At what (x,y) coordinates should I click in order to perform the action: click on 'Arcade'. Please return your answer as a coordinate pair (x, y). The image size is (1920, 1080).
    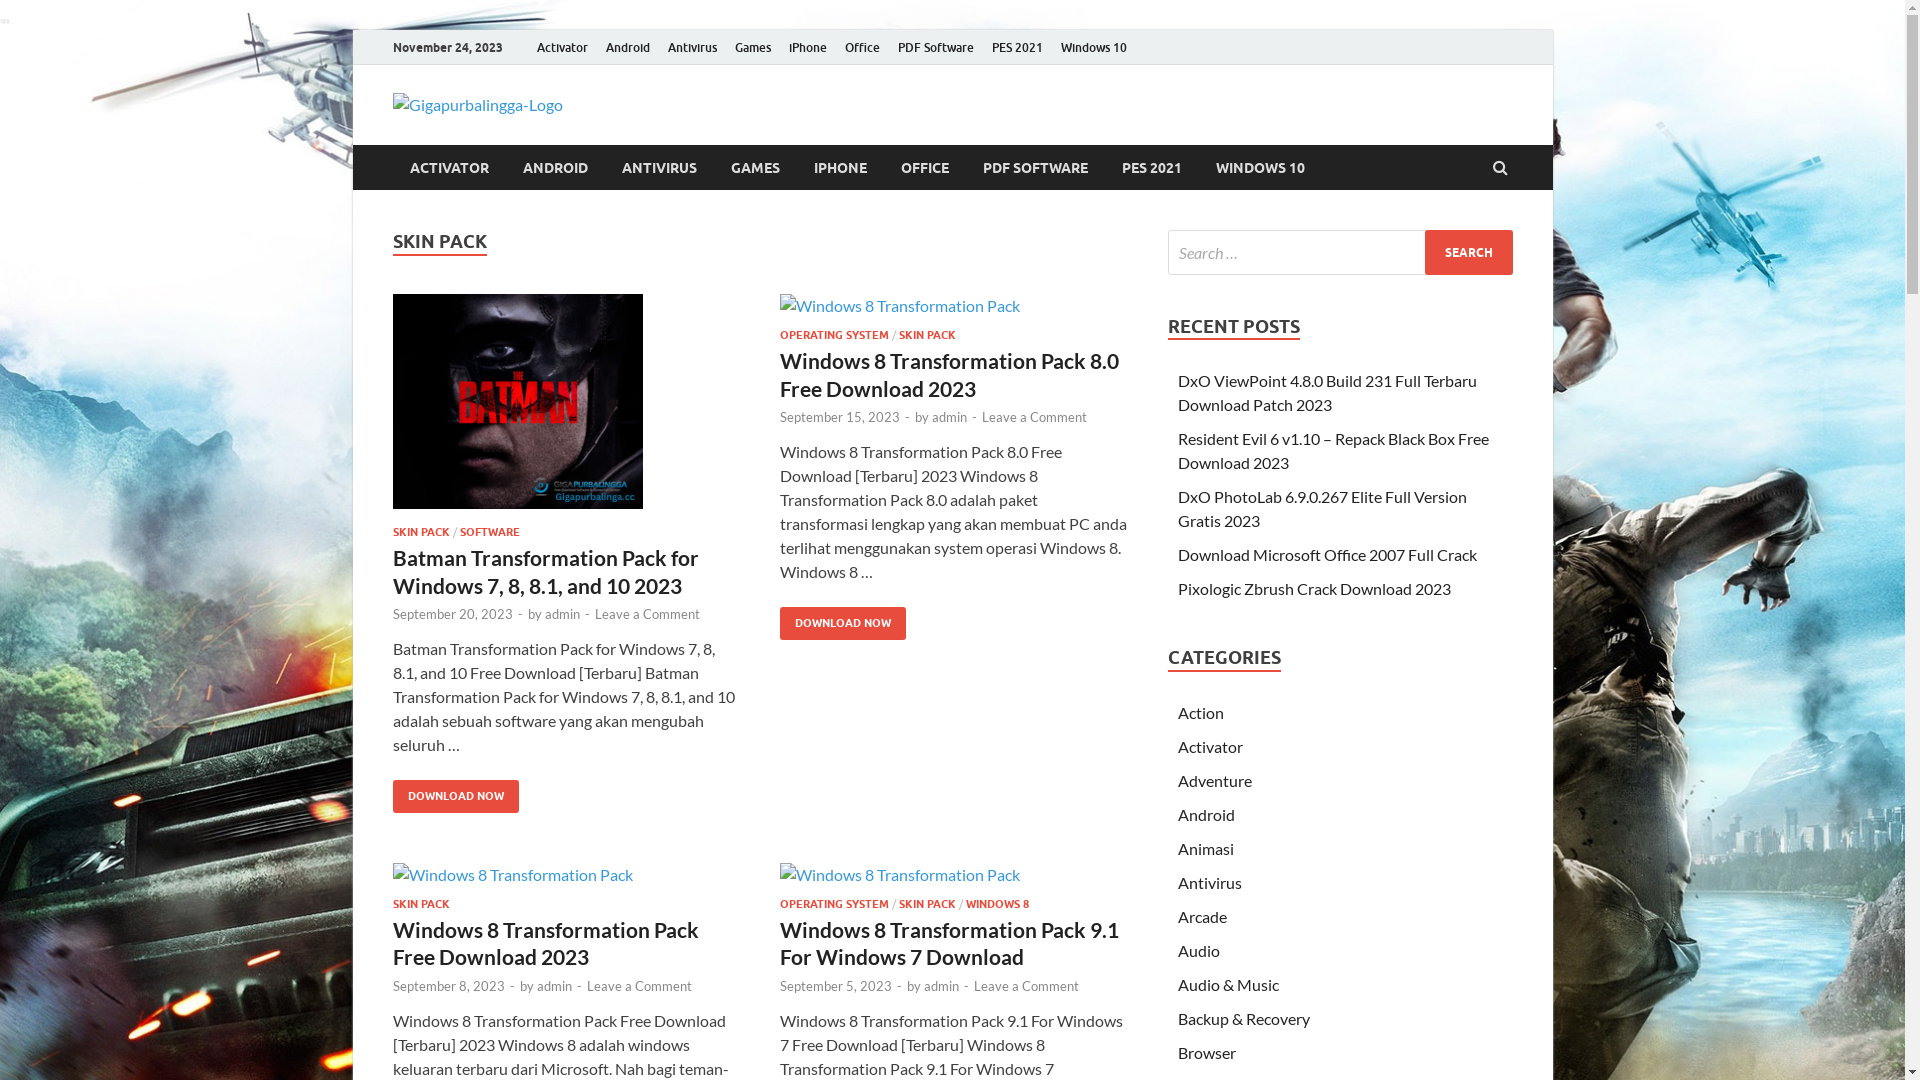
    Looking at the image, I should click on (1201, 916).